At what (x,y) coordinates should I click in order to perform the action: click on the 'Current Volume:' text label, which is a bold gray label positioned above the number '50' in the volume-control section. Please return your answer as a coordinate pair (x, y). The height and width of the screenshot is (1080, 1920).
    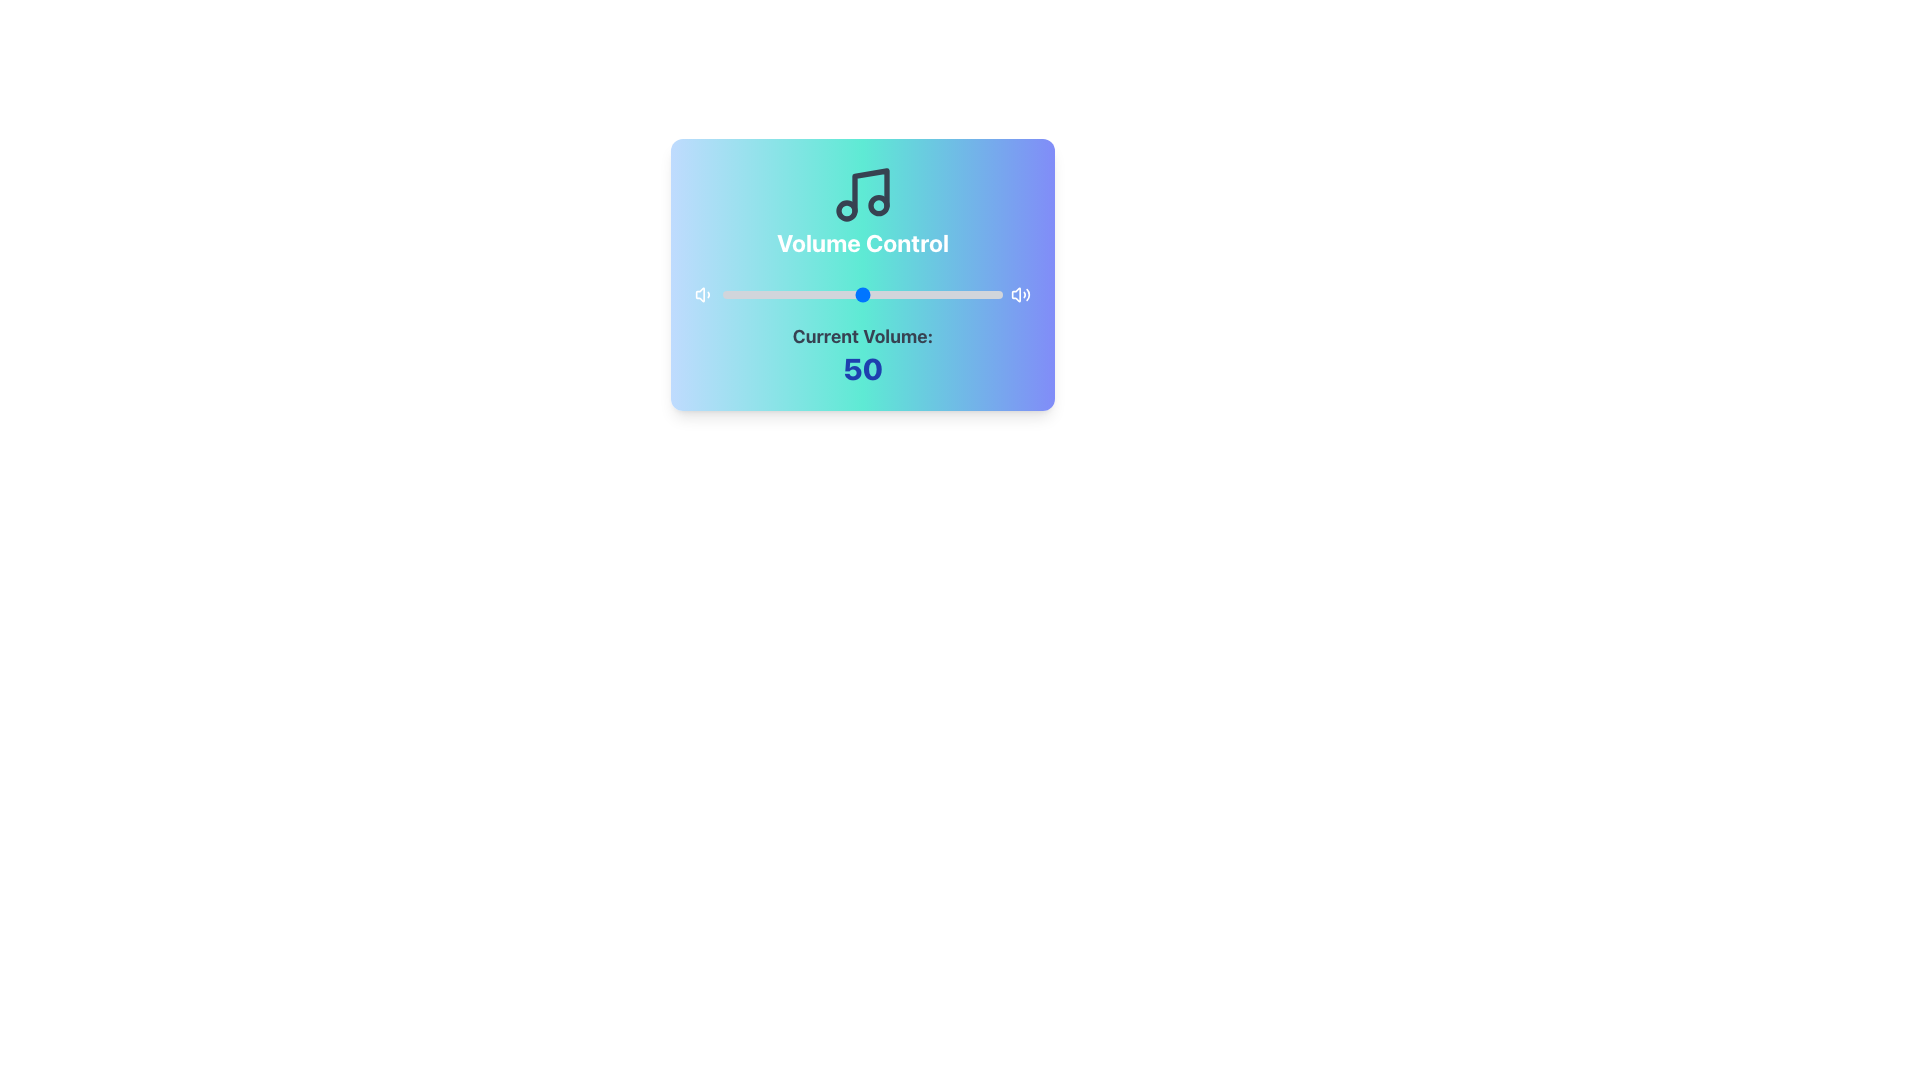
    Looking at the image, I should click on (863, 335).